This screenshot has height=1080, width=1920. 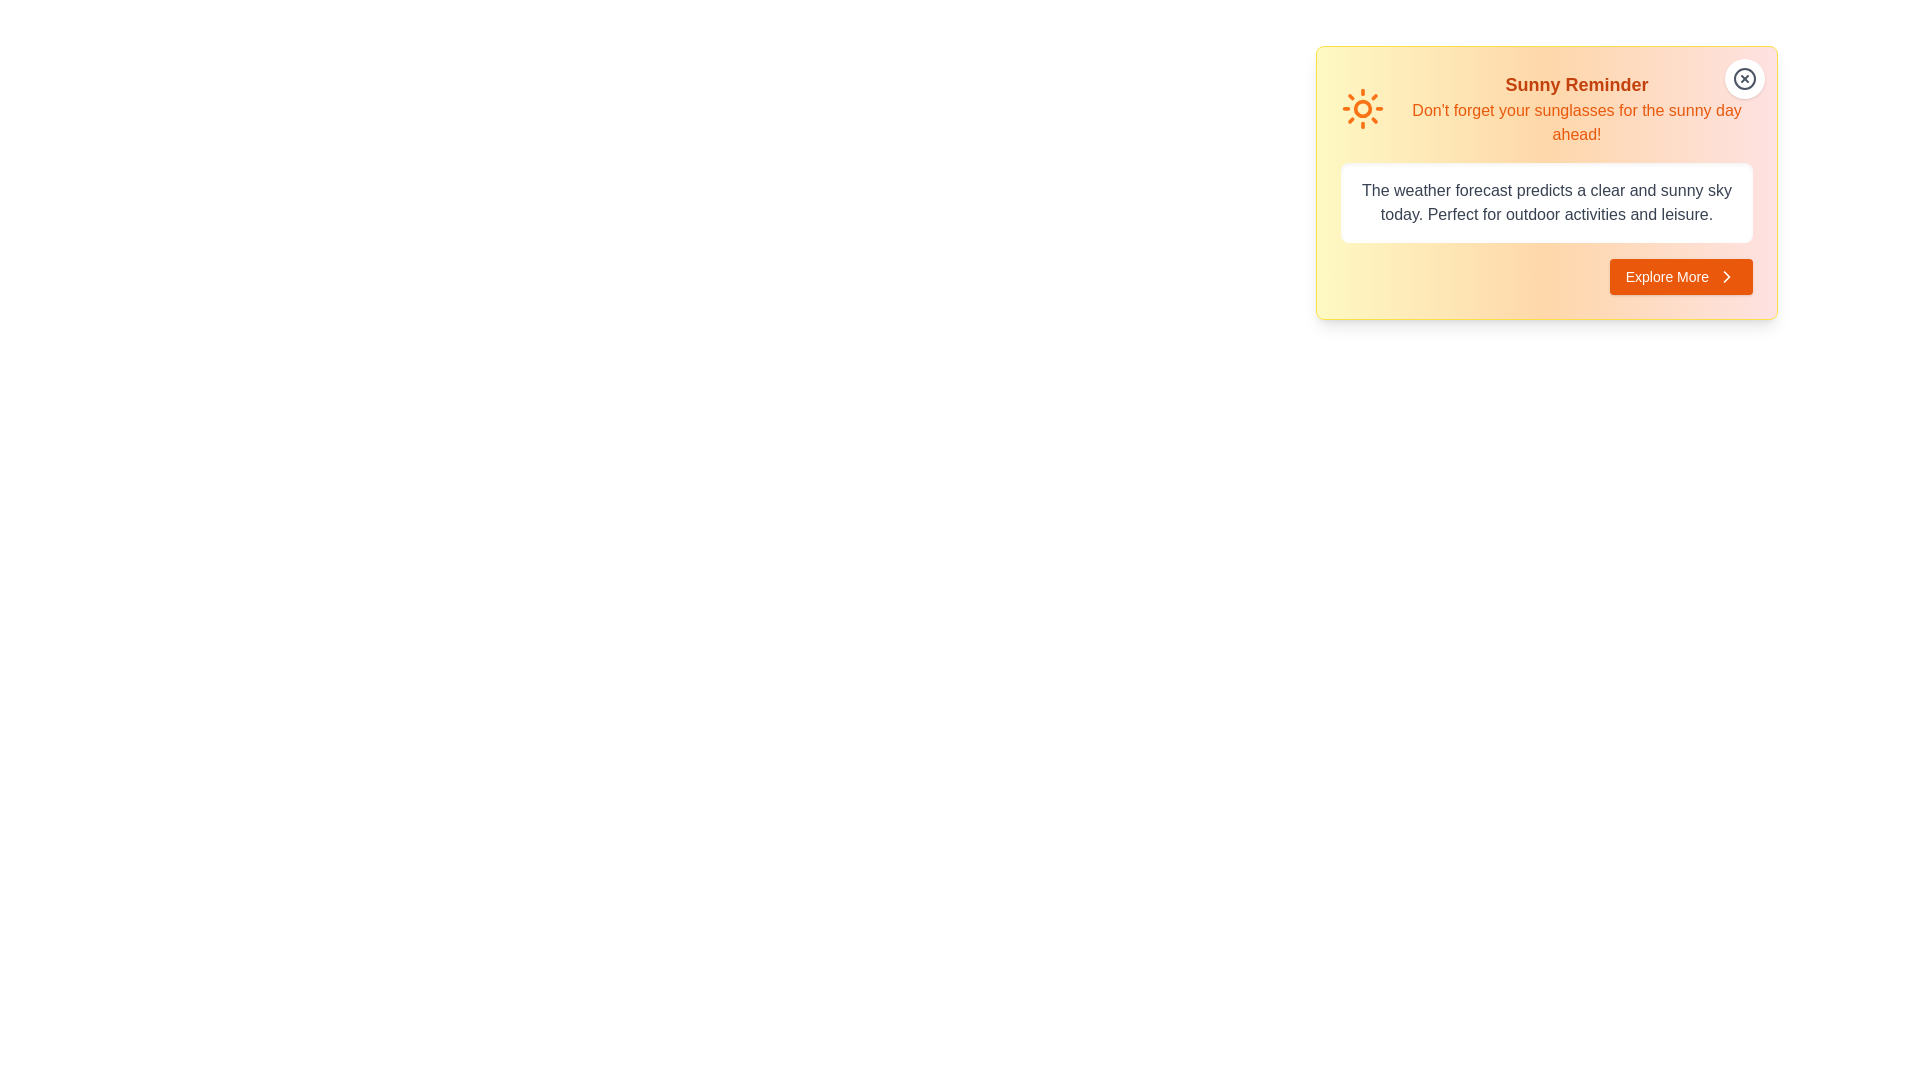 I want to click on the close icon in the top-right corner of the alert component, so click(x=1744, y=77).